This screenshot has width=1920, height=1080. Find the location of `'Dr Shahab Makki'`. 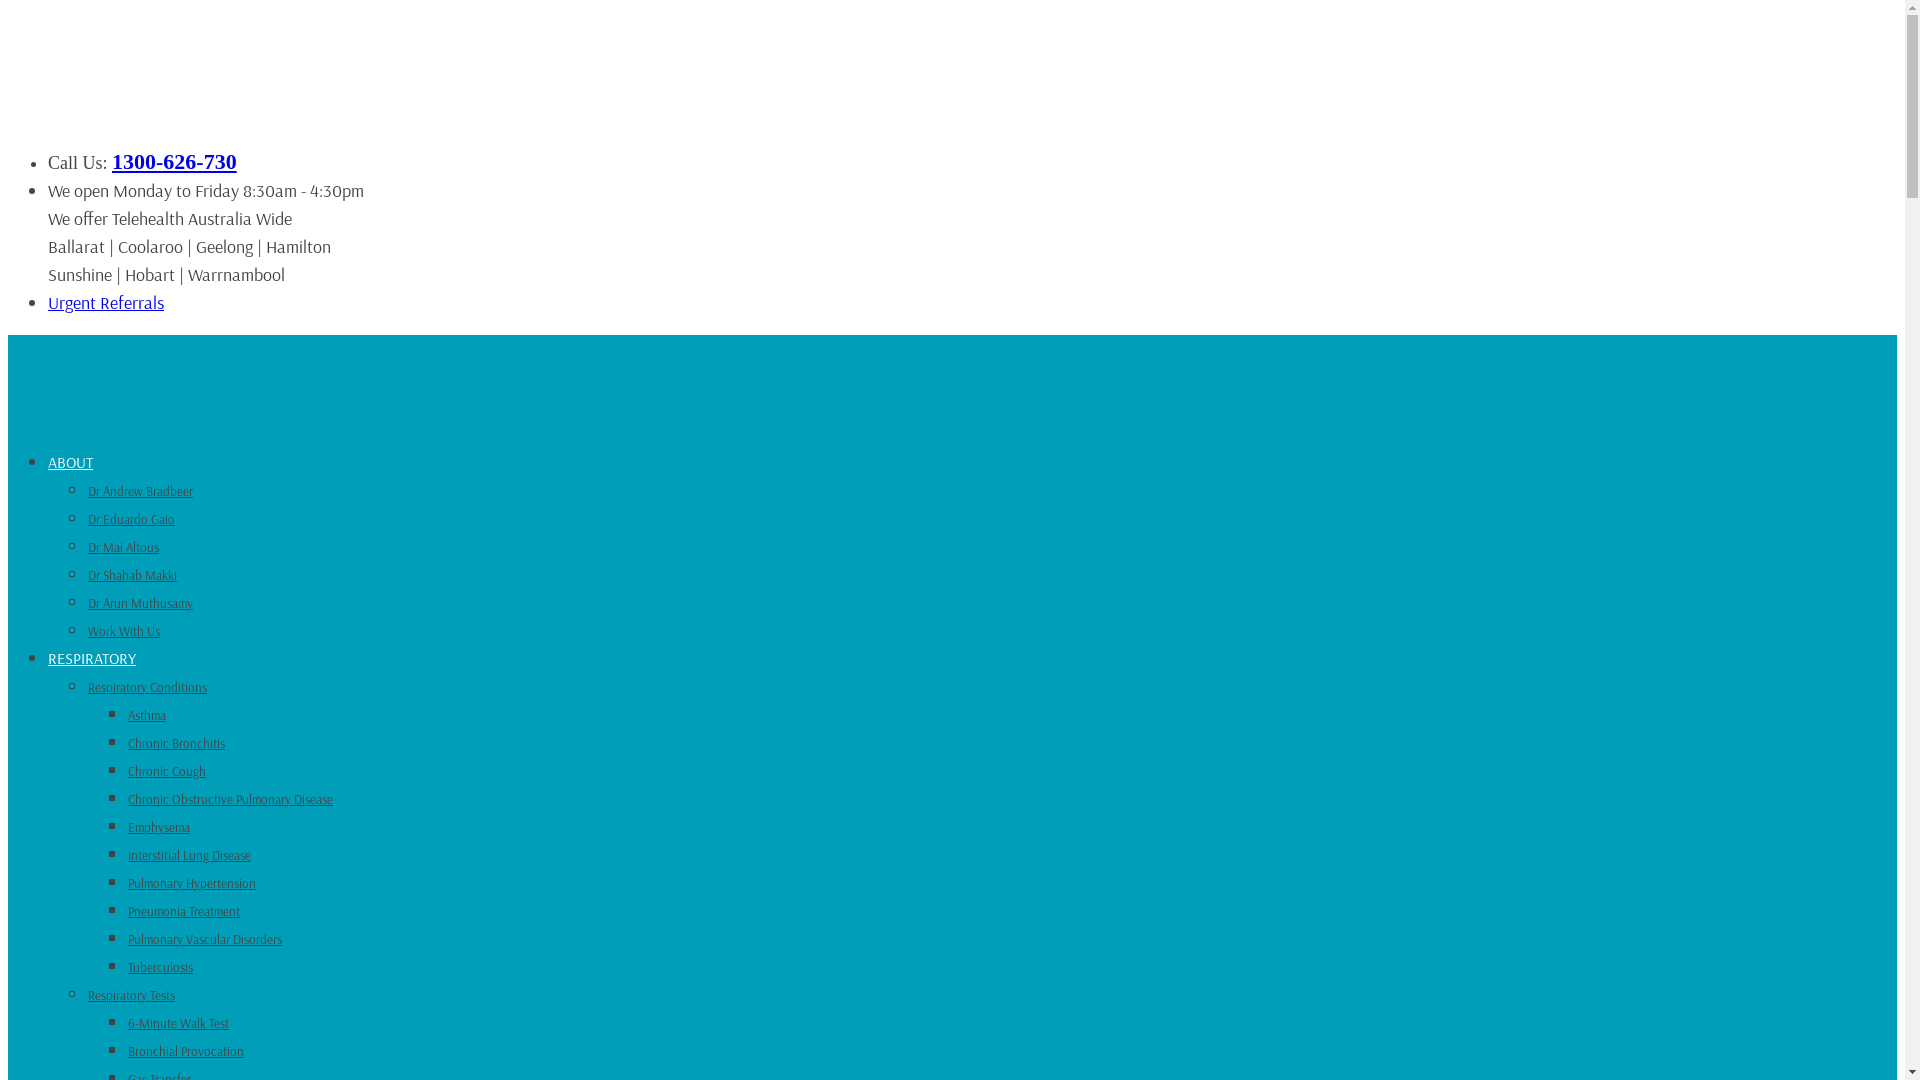

'Dr Shahab Makki' is located at coordinates (131, 574).